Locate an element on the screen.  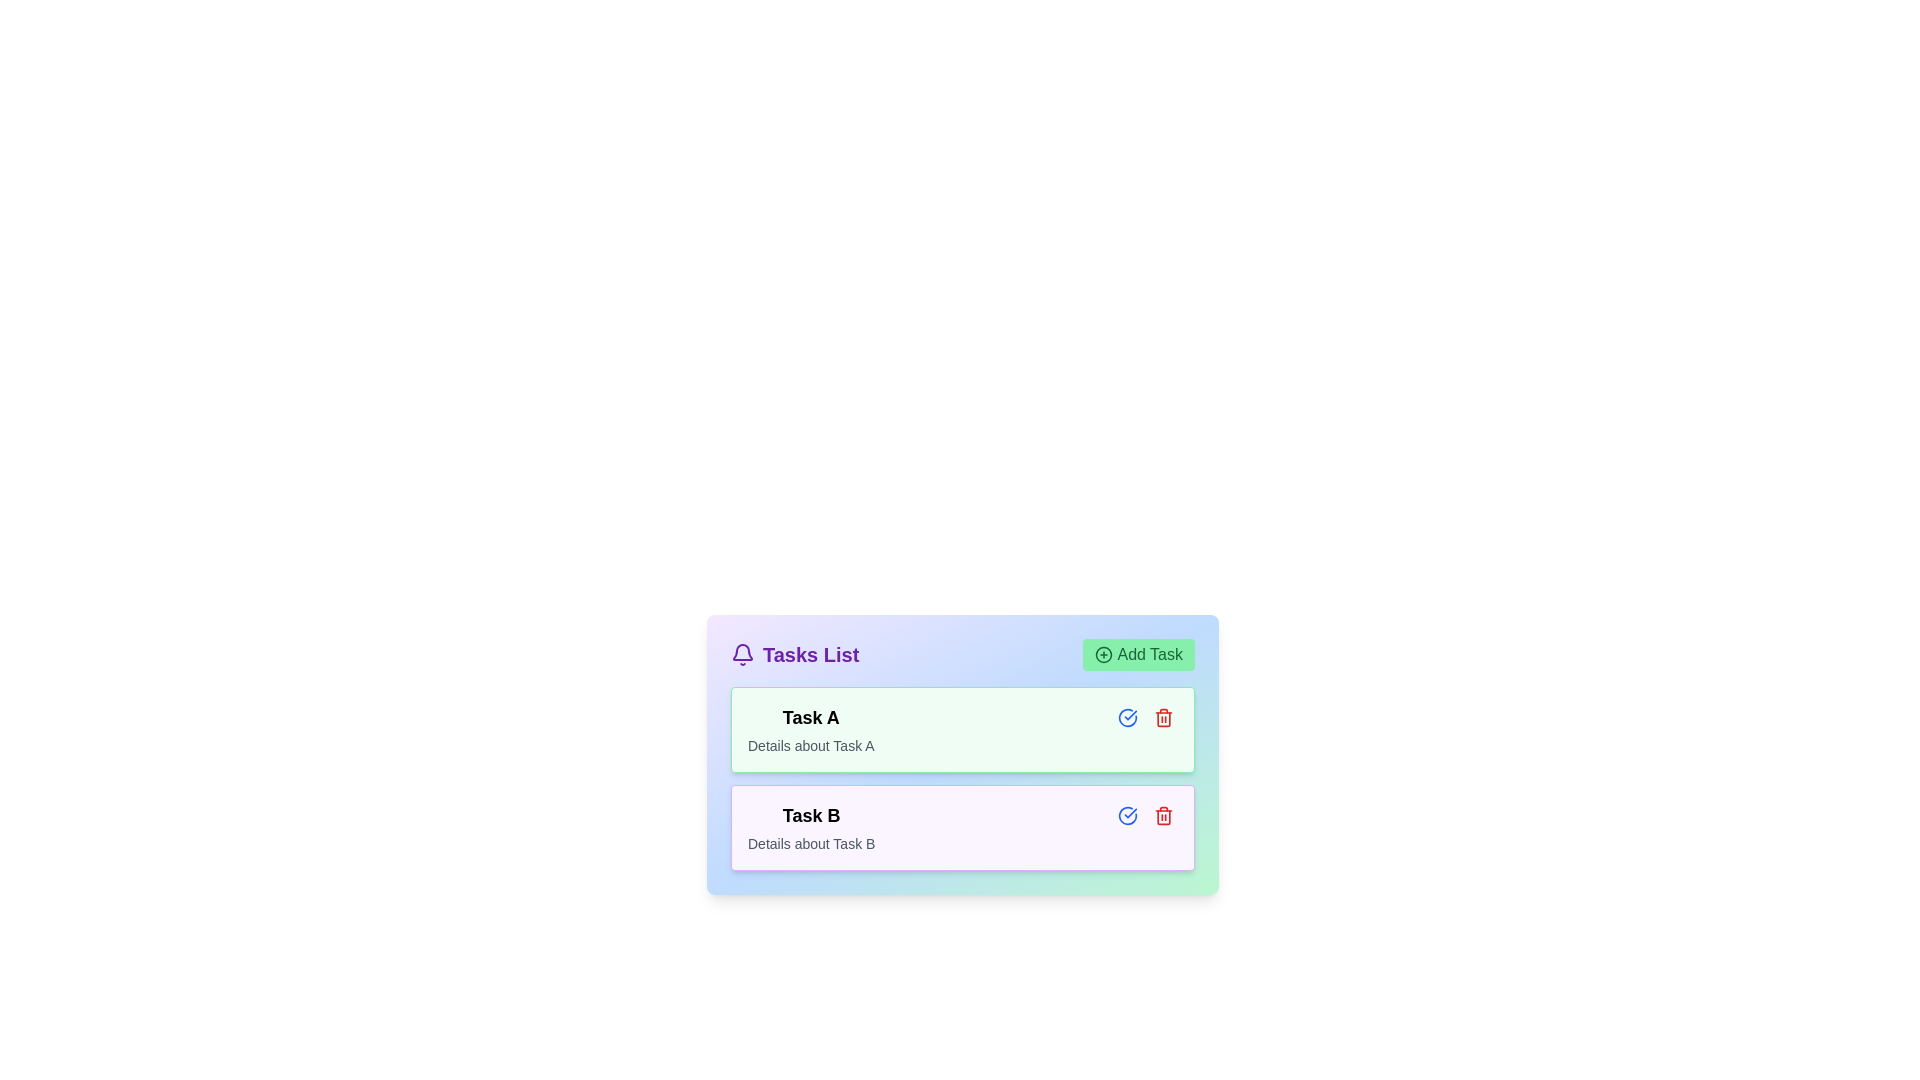
the second task card in the 'Tasks List', which displays the task's title and description, located below 'Task A' is located at coordinates (963, 833).